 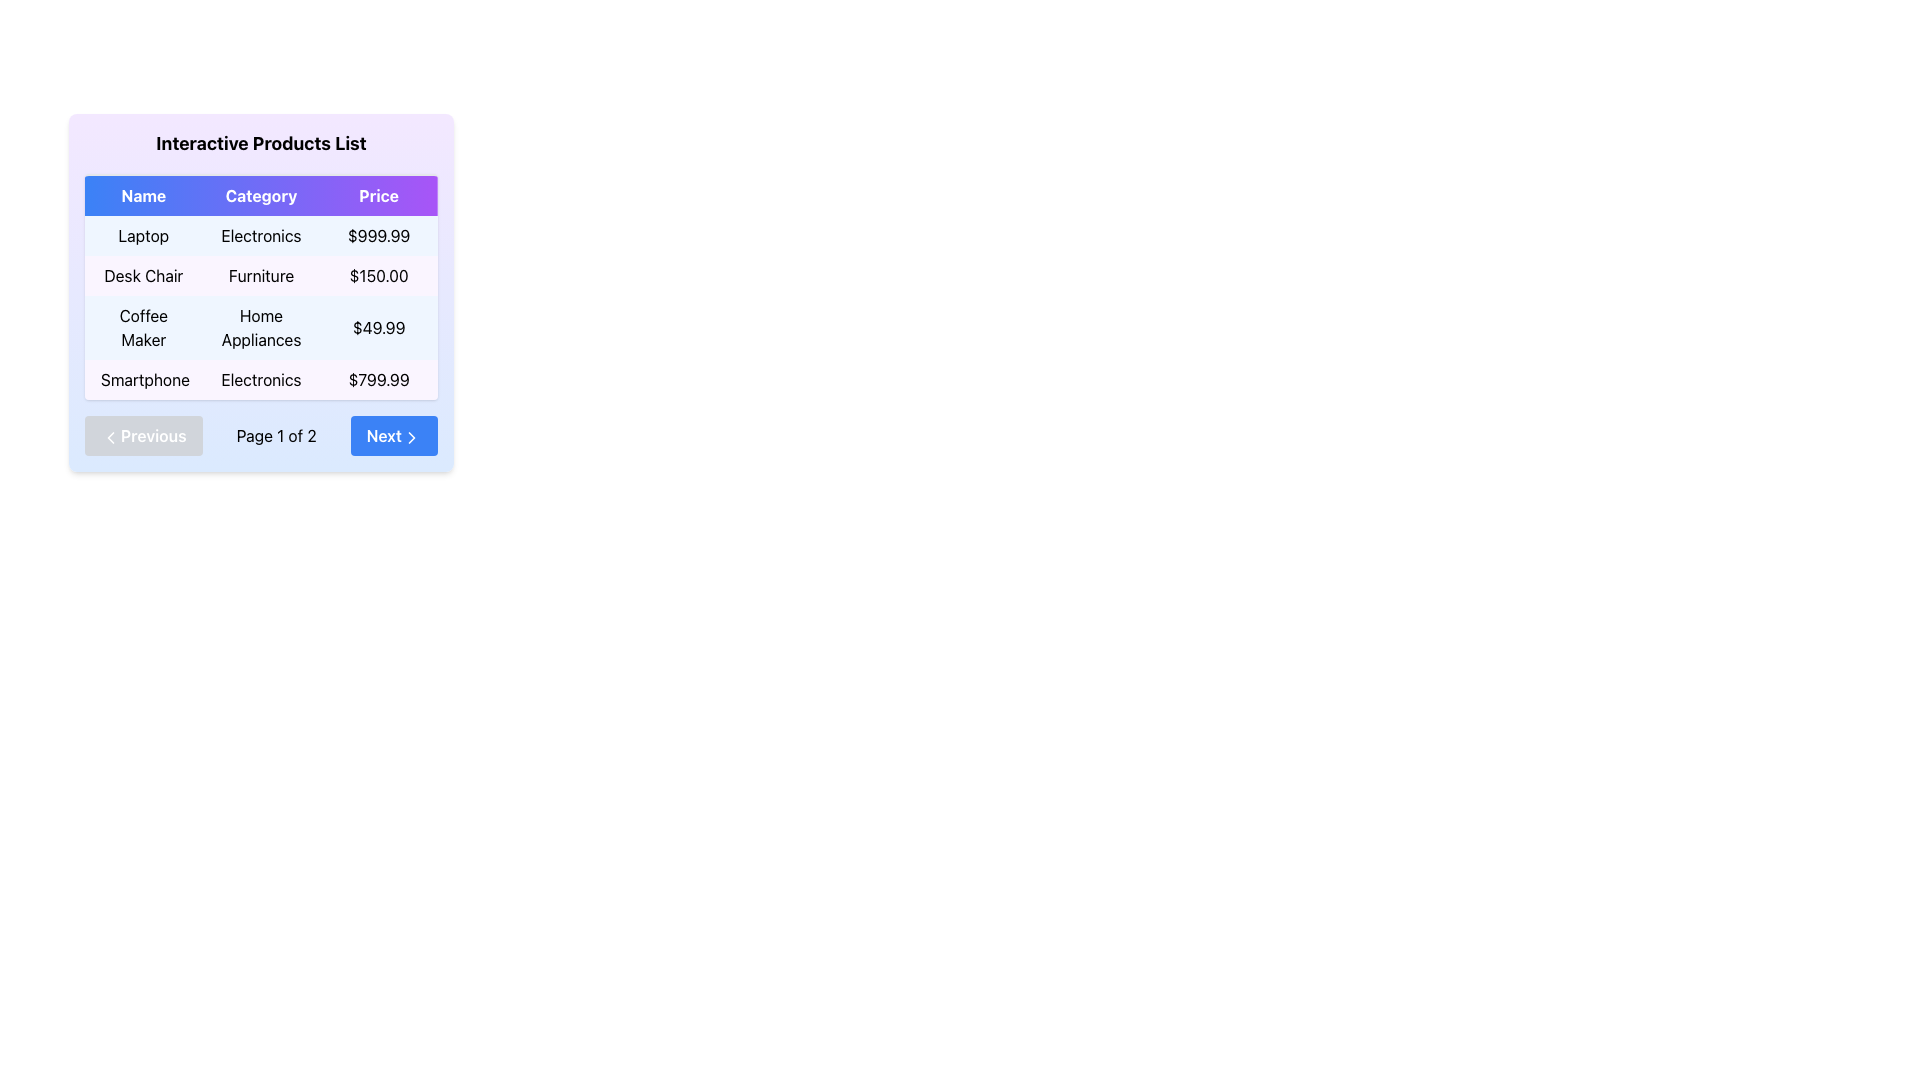 I want to click on the text label that reads 'Interactive Products List', which is styled with a bold font and centered alignment, located above a table with data entries, so click(x=260, y=142).